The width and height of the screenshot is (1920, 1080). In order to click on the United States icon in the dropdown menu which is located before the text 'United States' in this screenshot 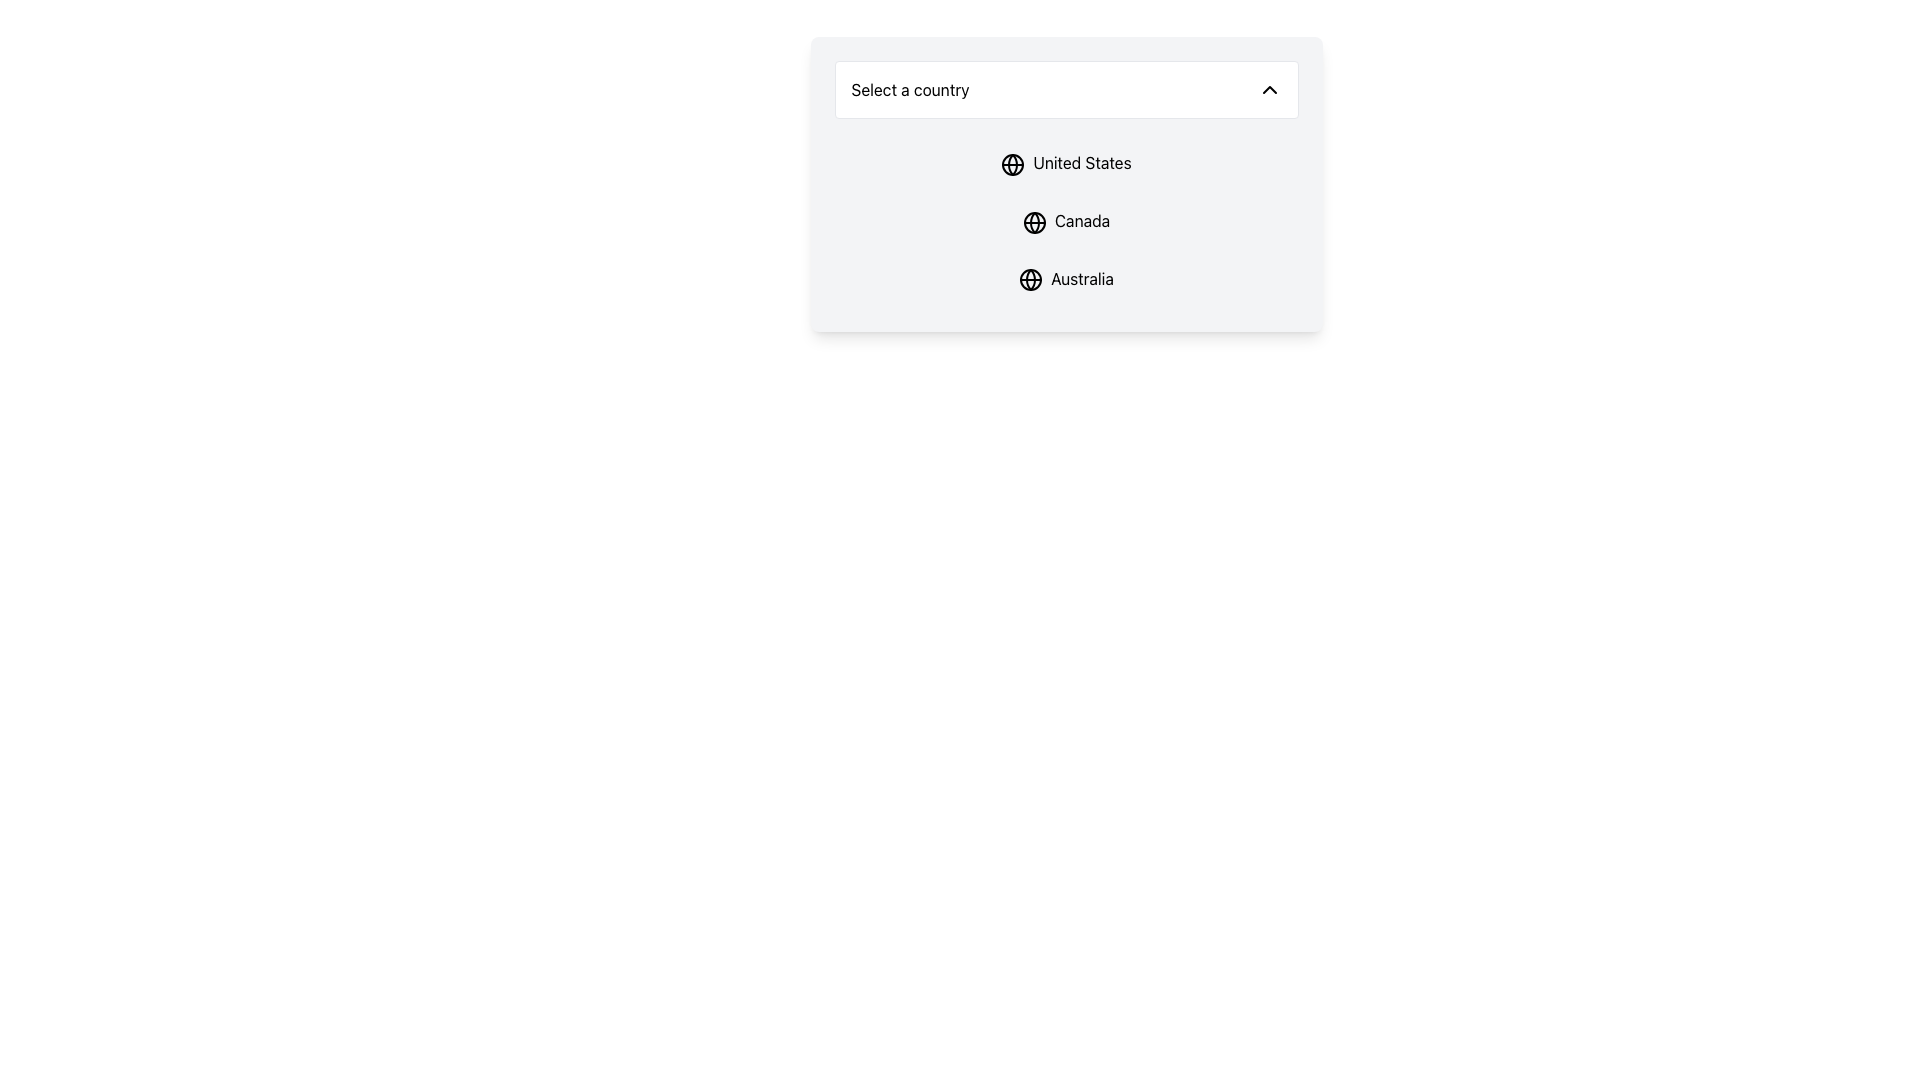, I will do `click(1013, 163)`.